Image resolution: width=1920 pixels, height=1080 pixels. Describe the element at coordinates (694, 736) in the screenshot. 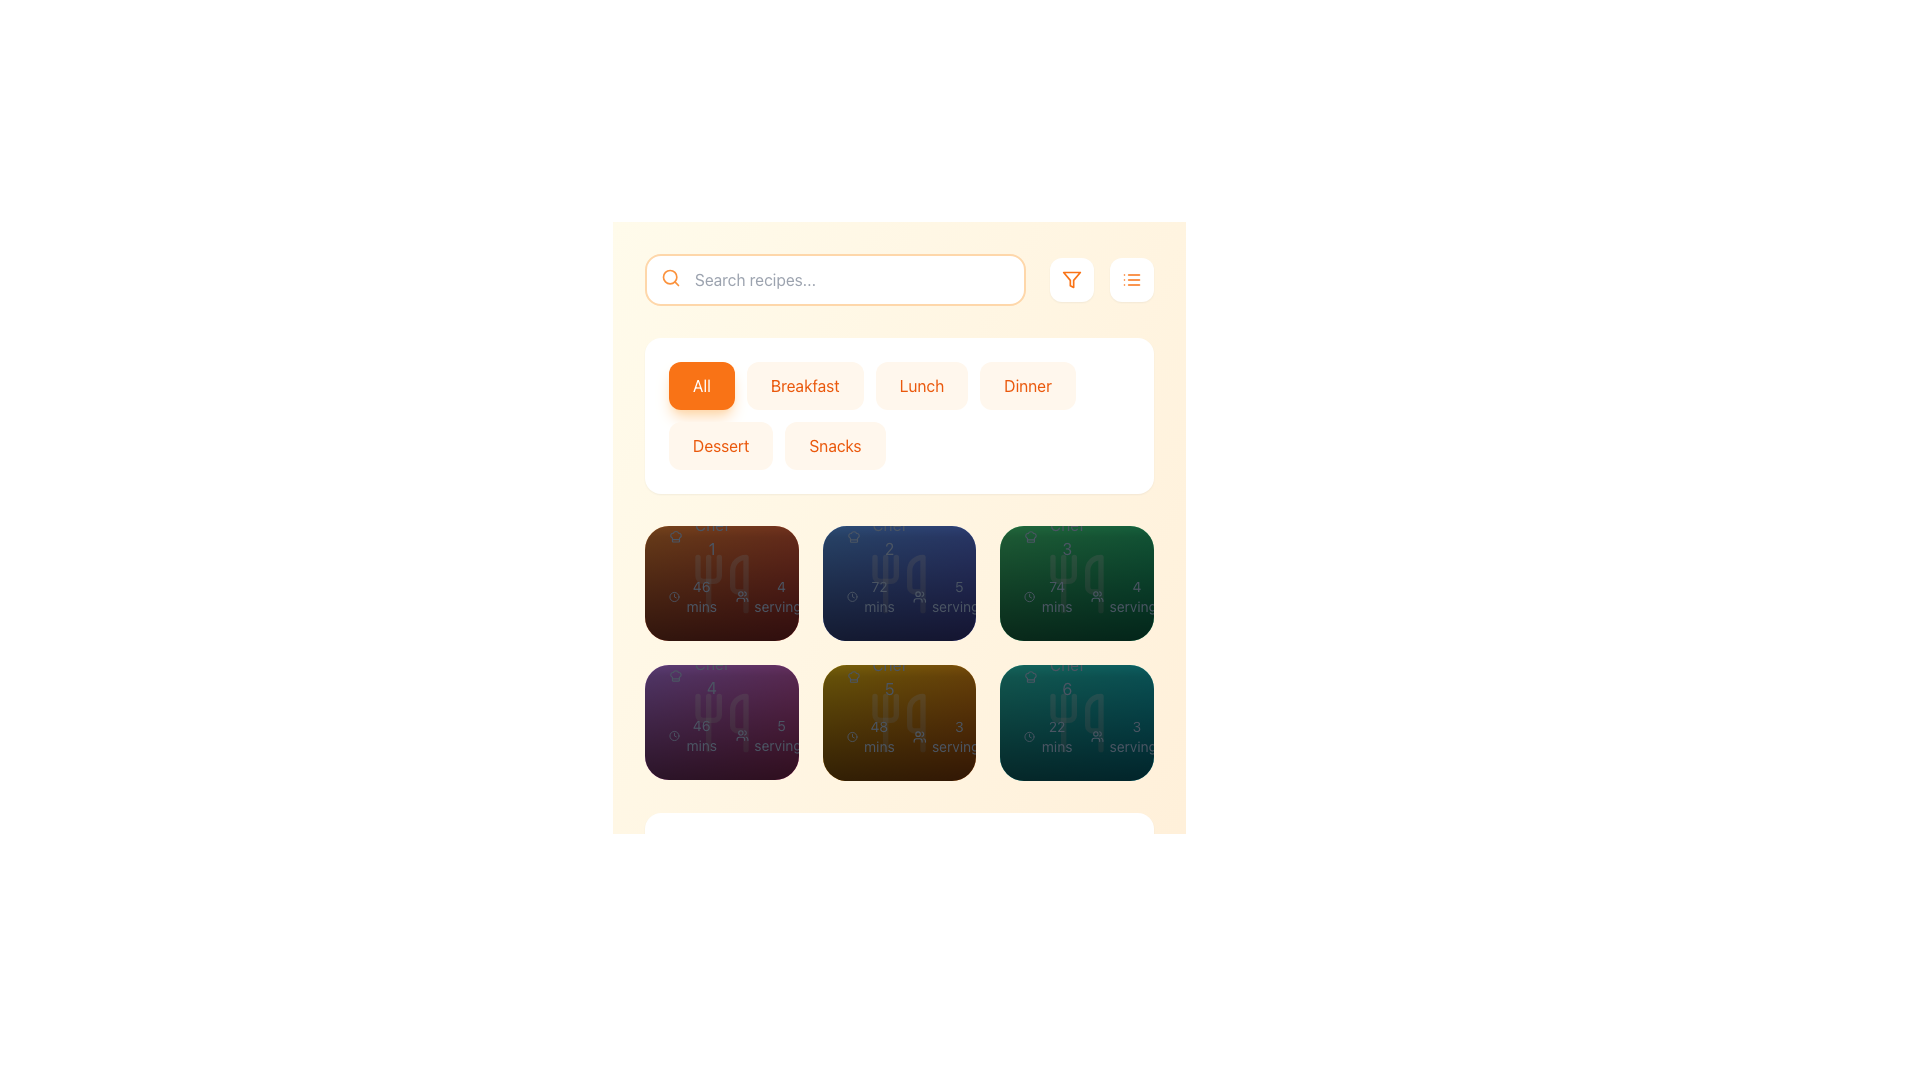

I see `estimated preparation time displayed in the text and icon pair located at the center of the second card in the second row of recipe cards, which is positioned to the left of '5 servings' and 'Hard'` at that location.